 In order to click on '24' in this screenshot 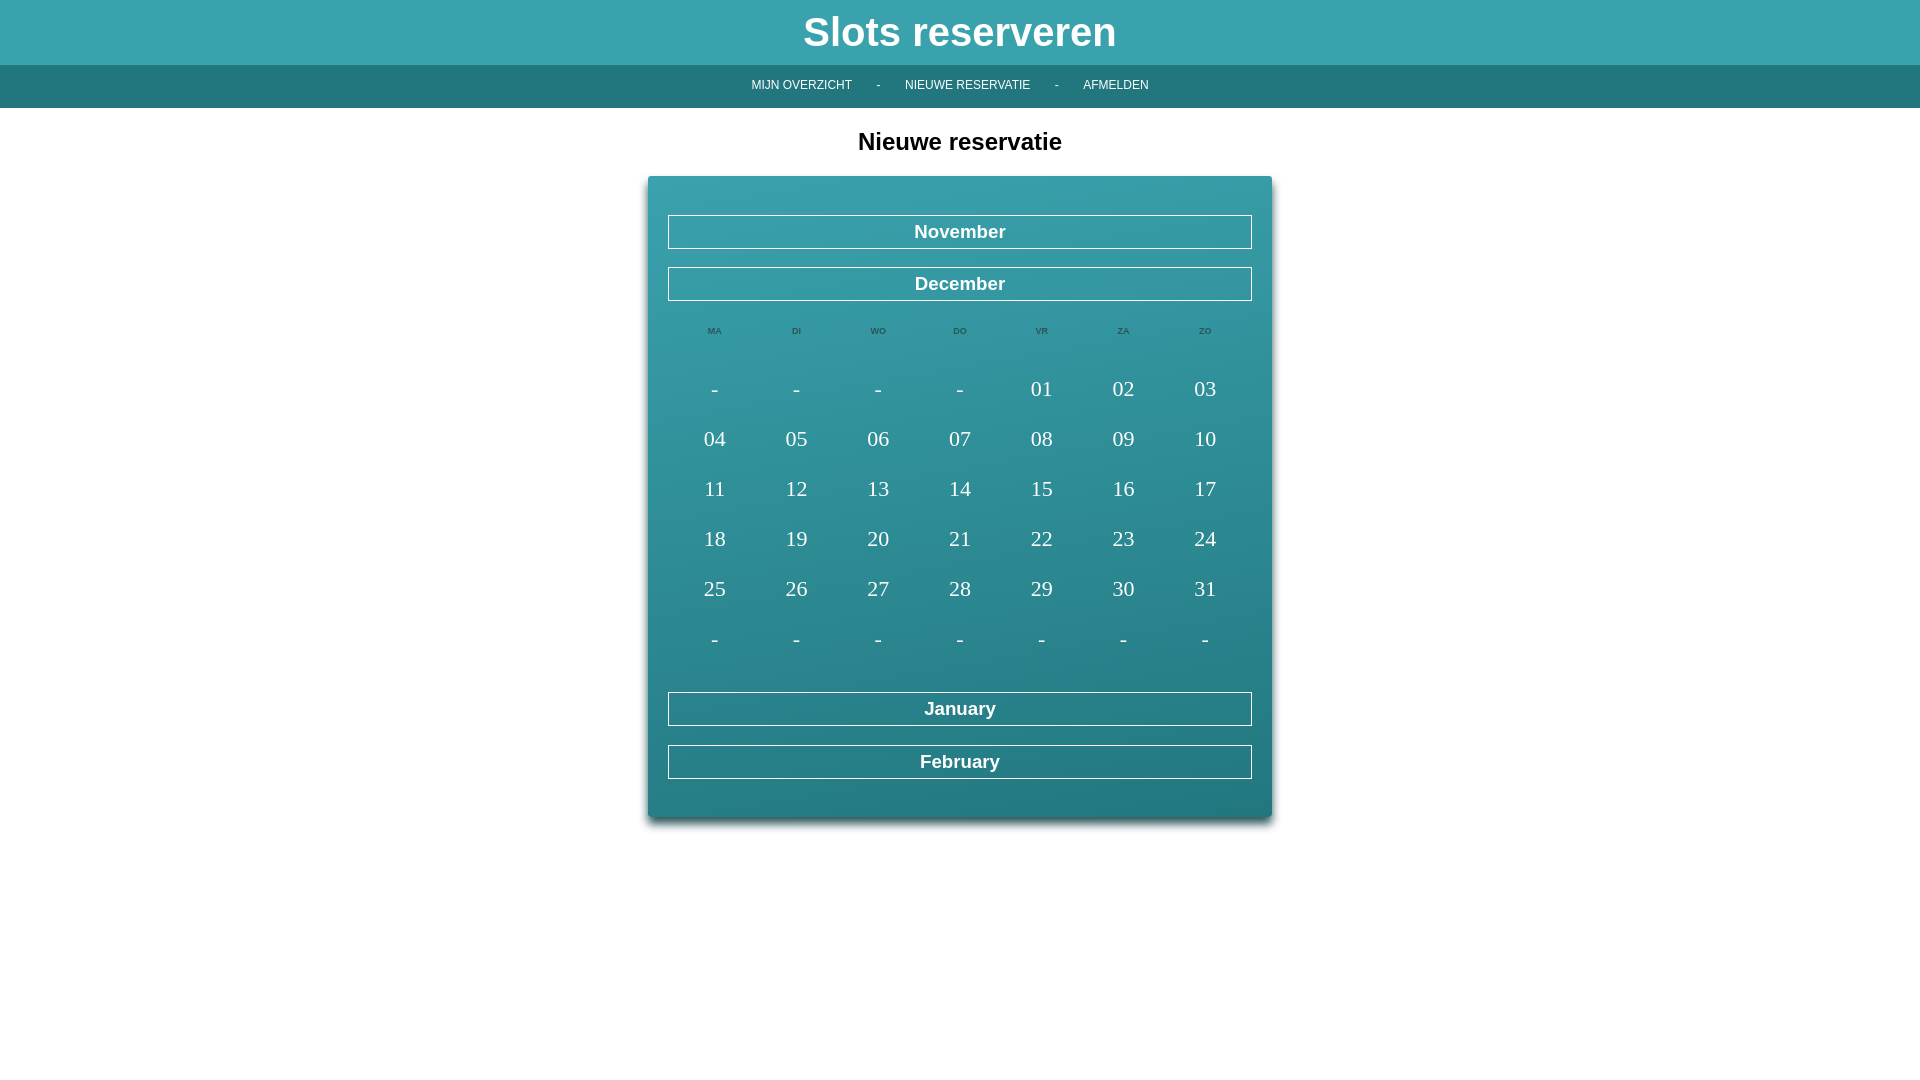, I will do `click(1203, 540)`.